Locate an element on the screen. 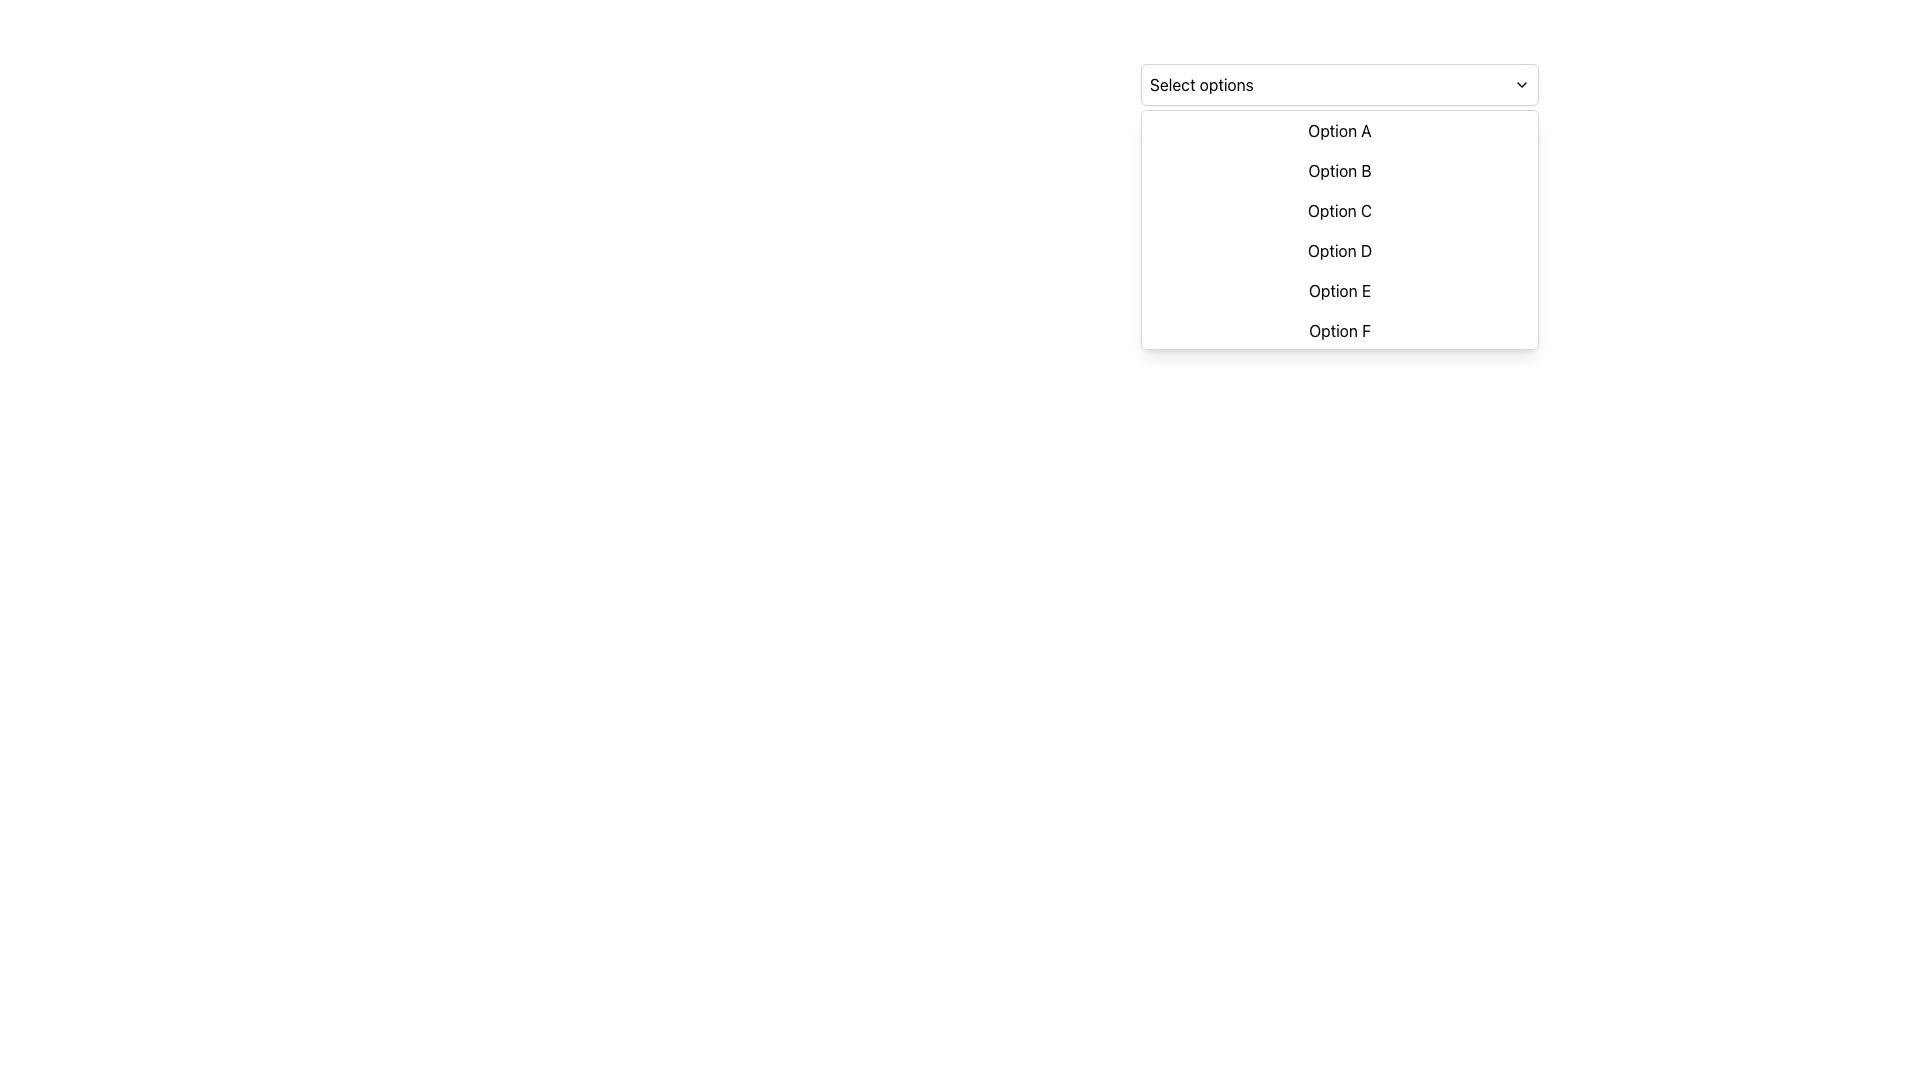 This screenshot has height=1080, width=1920. the 'Option B' dropdown menu item is located at coordinates (1339, 169).